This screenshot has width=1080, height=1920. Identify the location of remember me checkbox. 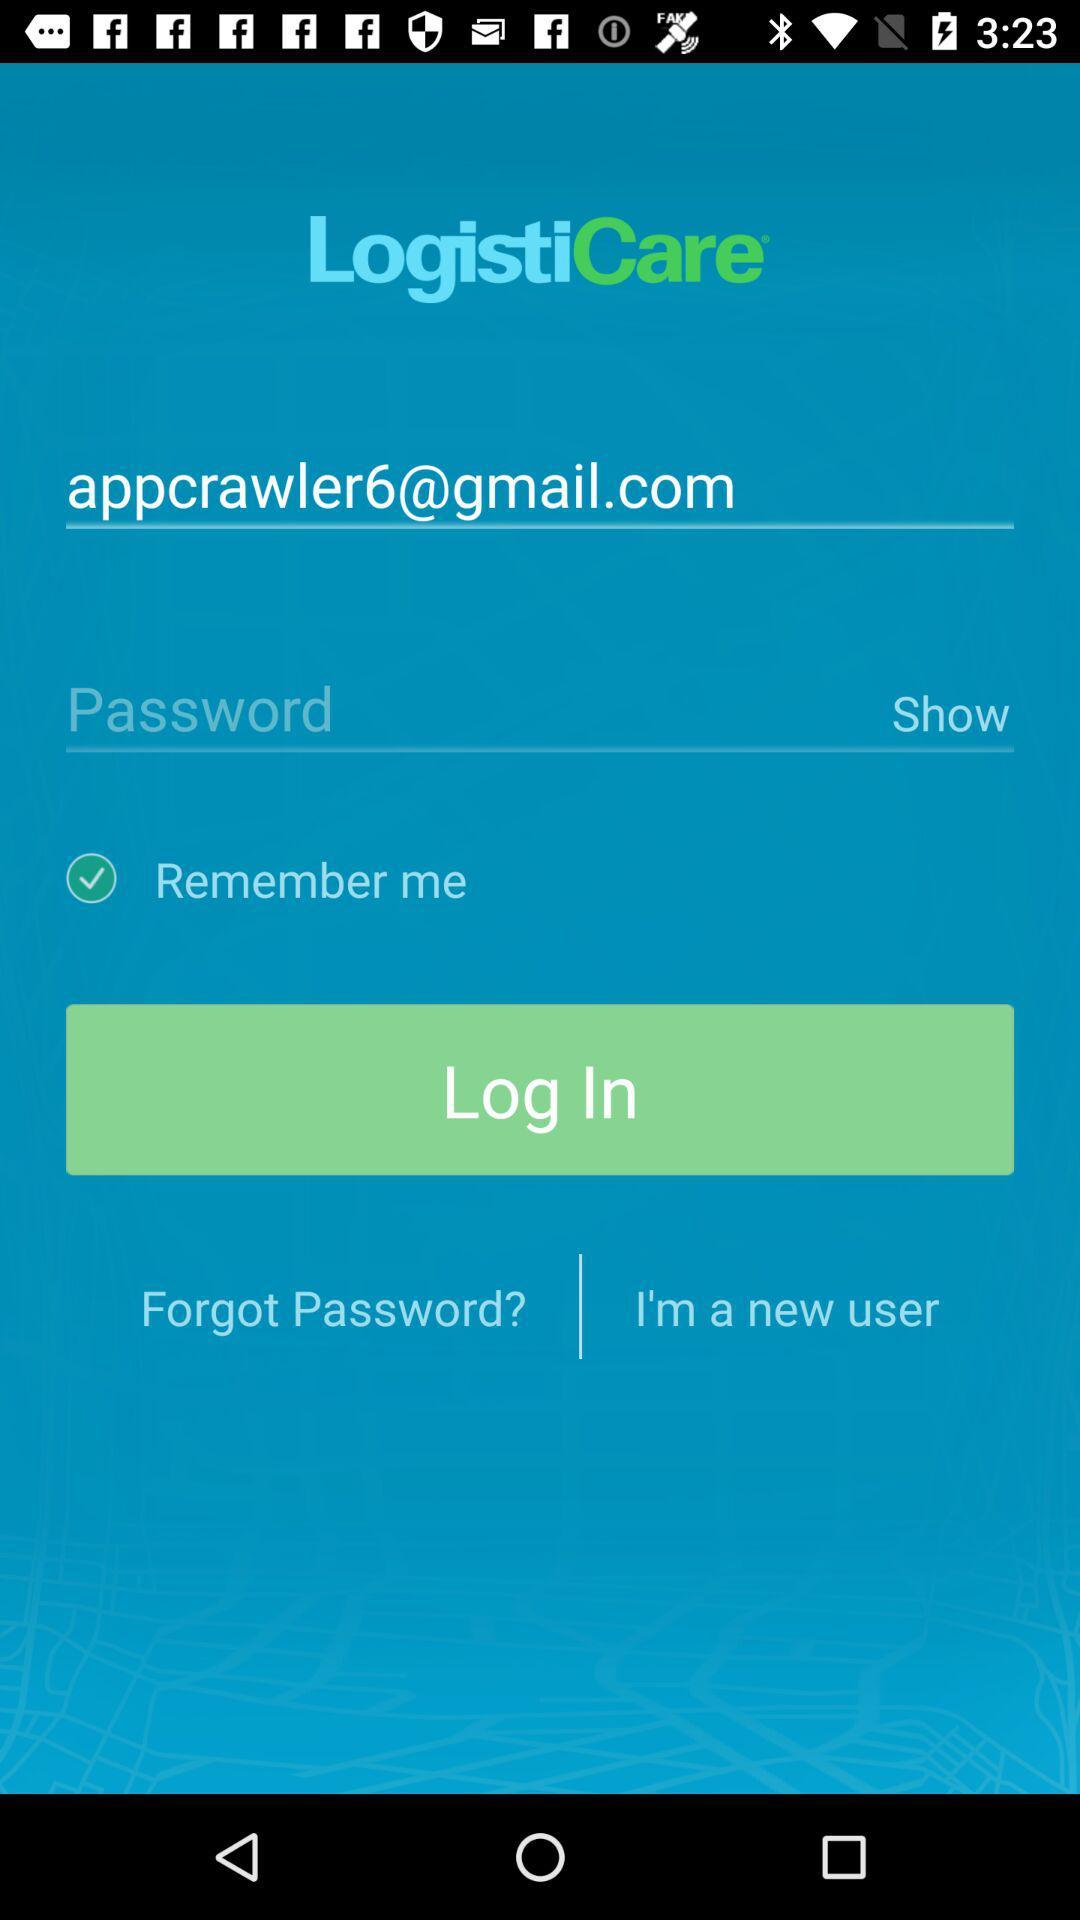
(110, 878).